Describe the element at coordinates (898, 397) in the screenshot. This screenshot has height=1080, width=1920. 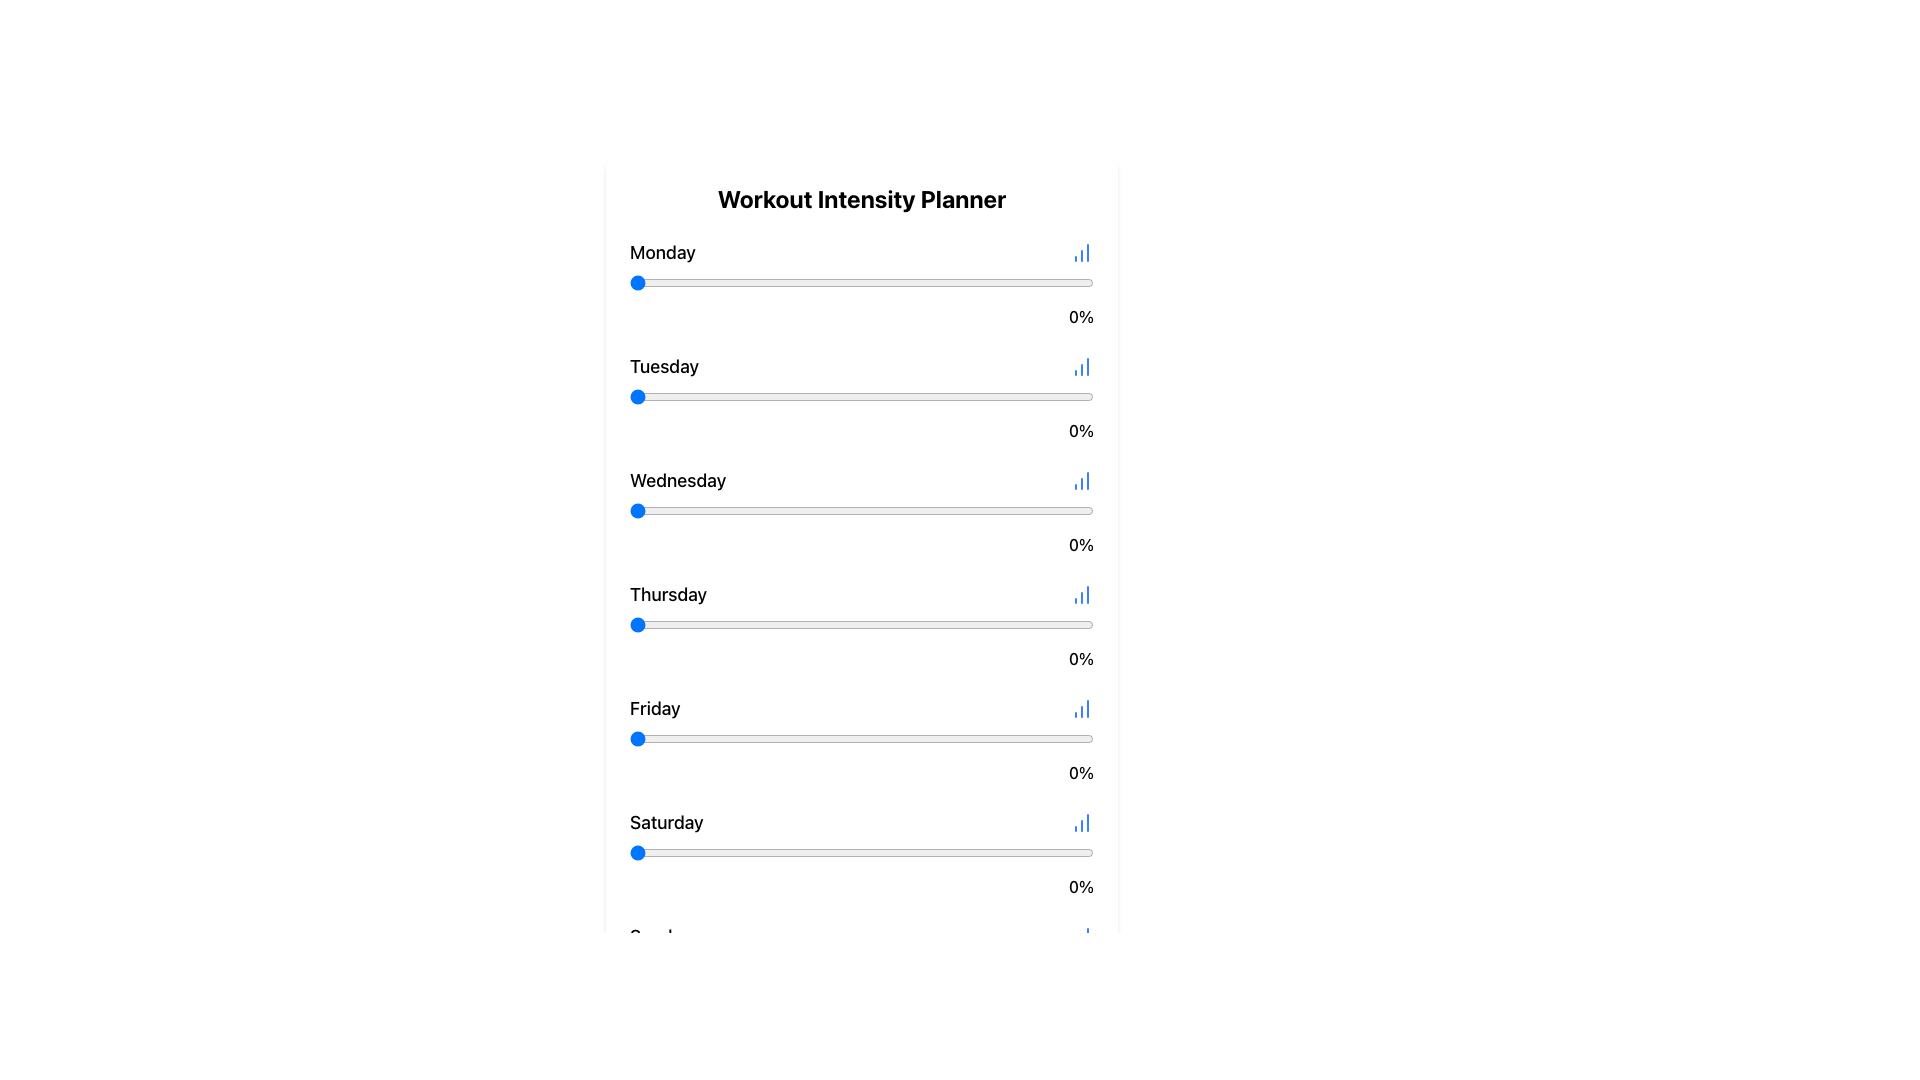
I see `the Tuesday intensity level` at that location.